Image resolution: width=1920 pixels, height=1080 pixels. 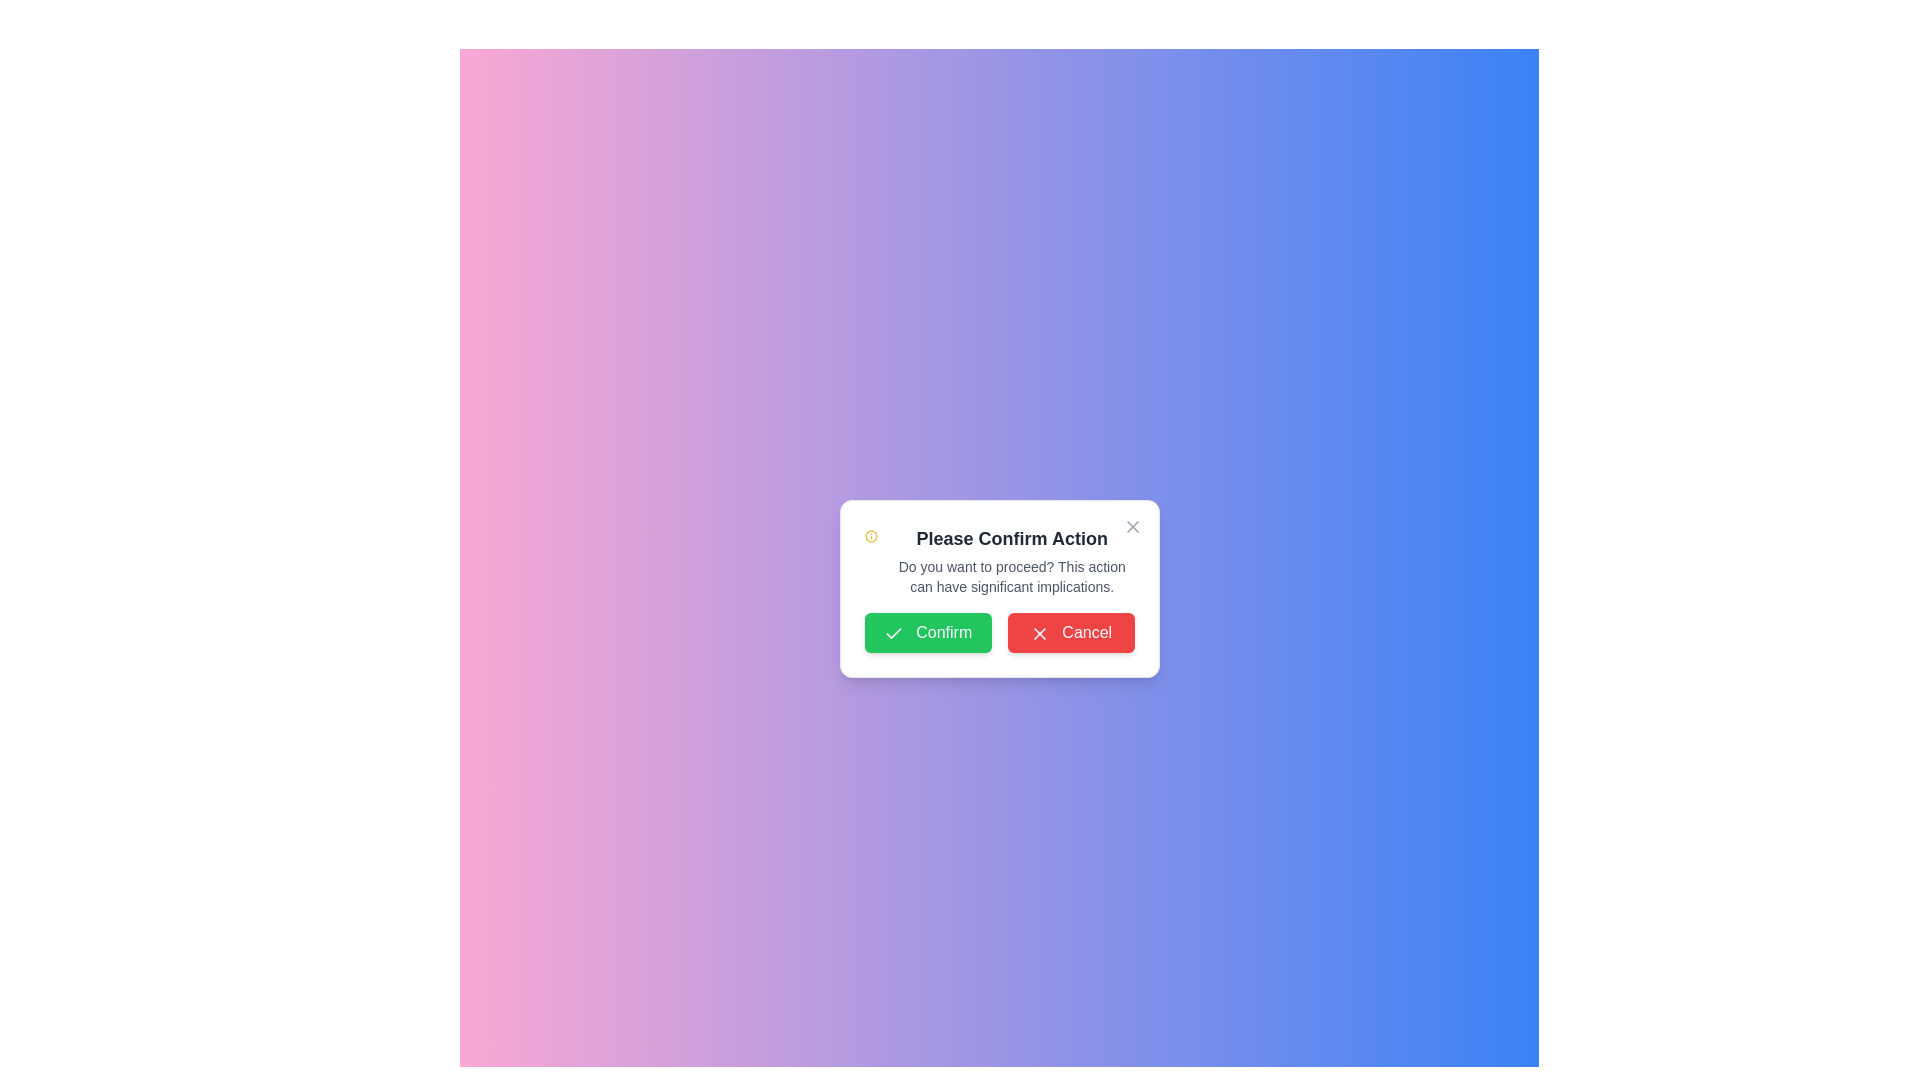 I want to click on the close icon (X) in the top-right corner of the modal dialog, so click(x=1132, y=526).